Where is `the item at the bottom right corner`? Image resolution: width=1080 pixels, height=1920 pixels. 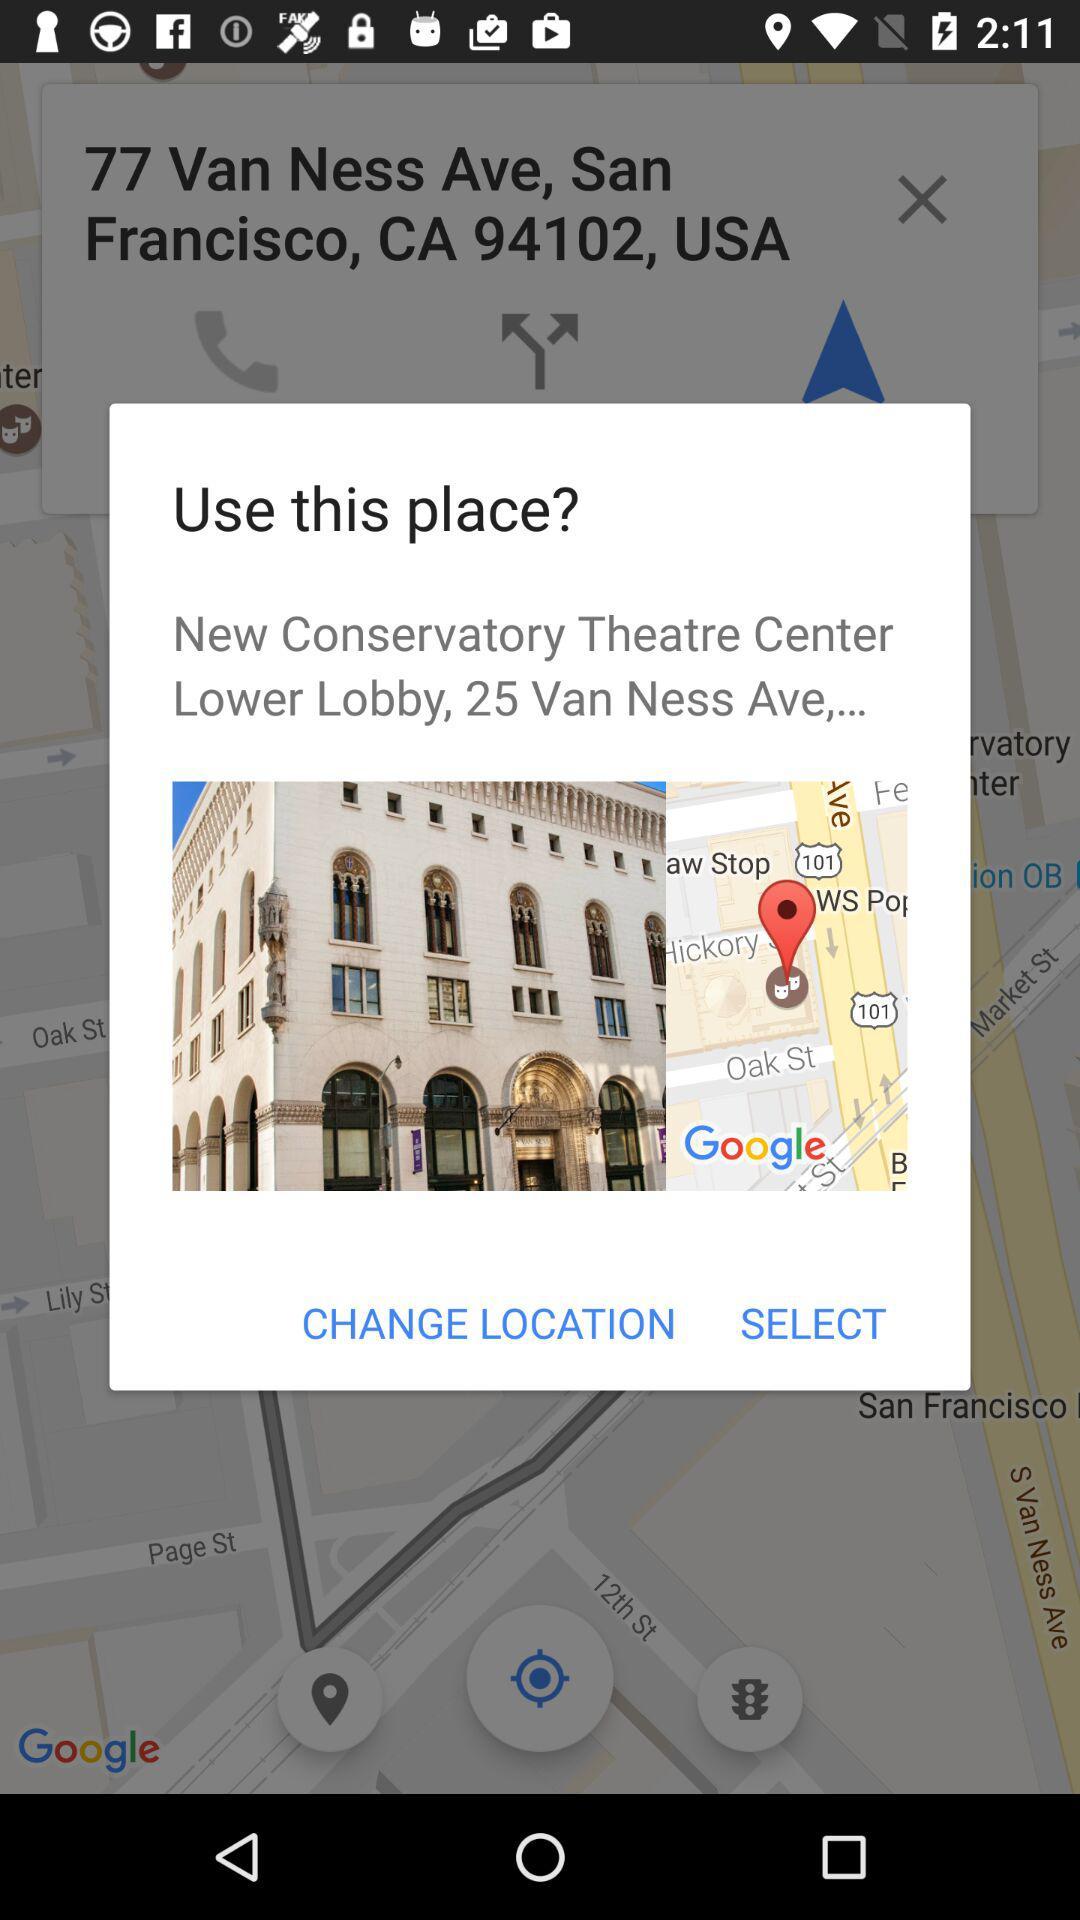 the item at the bottom right corner is located at coordinates (813, 1322).